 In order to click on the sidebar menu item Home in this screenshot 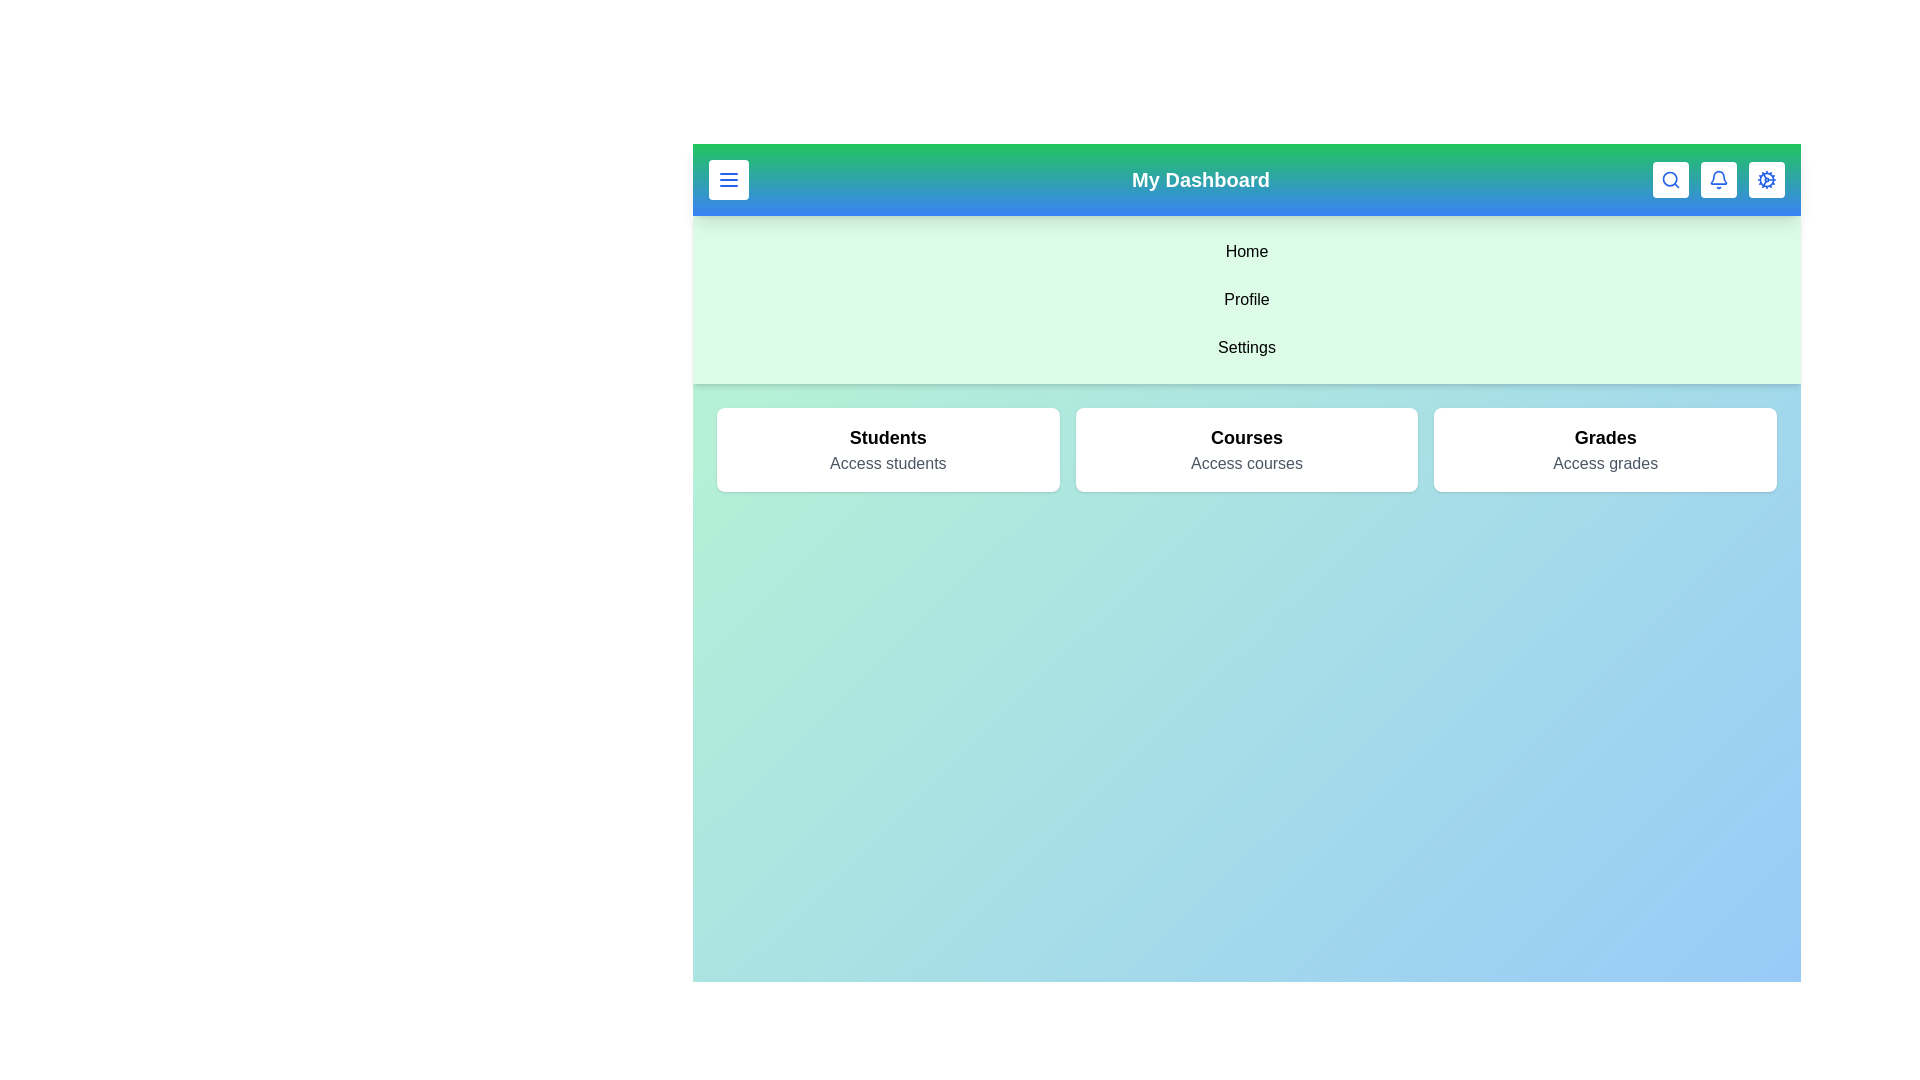, I will do `click(1246, 250)`.